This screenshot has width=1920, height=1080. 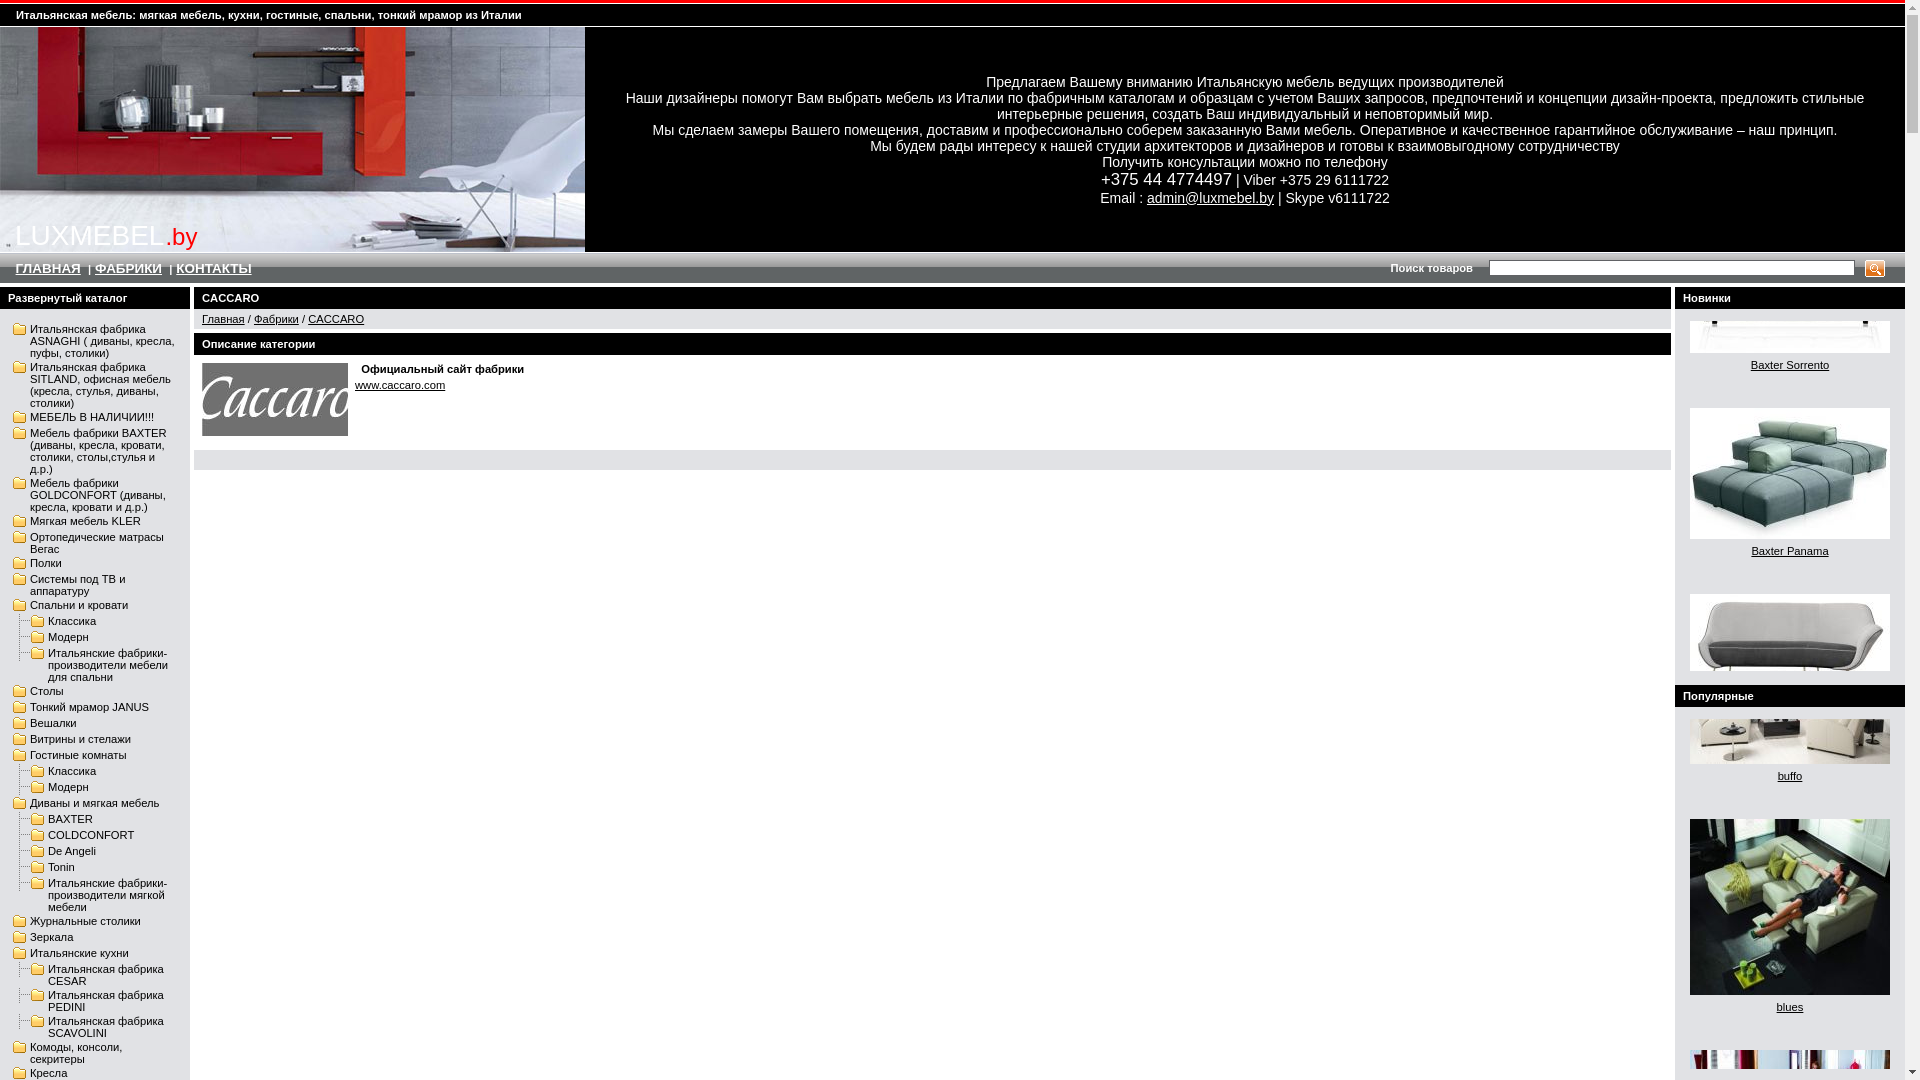 I want to click on 'COLDCONFORT', so click(x=90, y=834).